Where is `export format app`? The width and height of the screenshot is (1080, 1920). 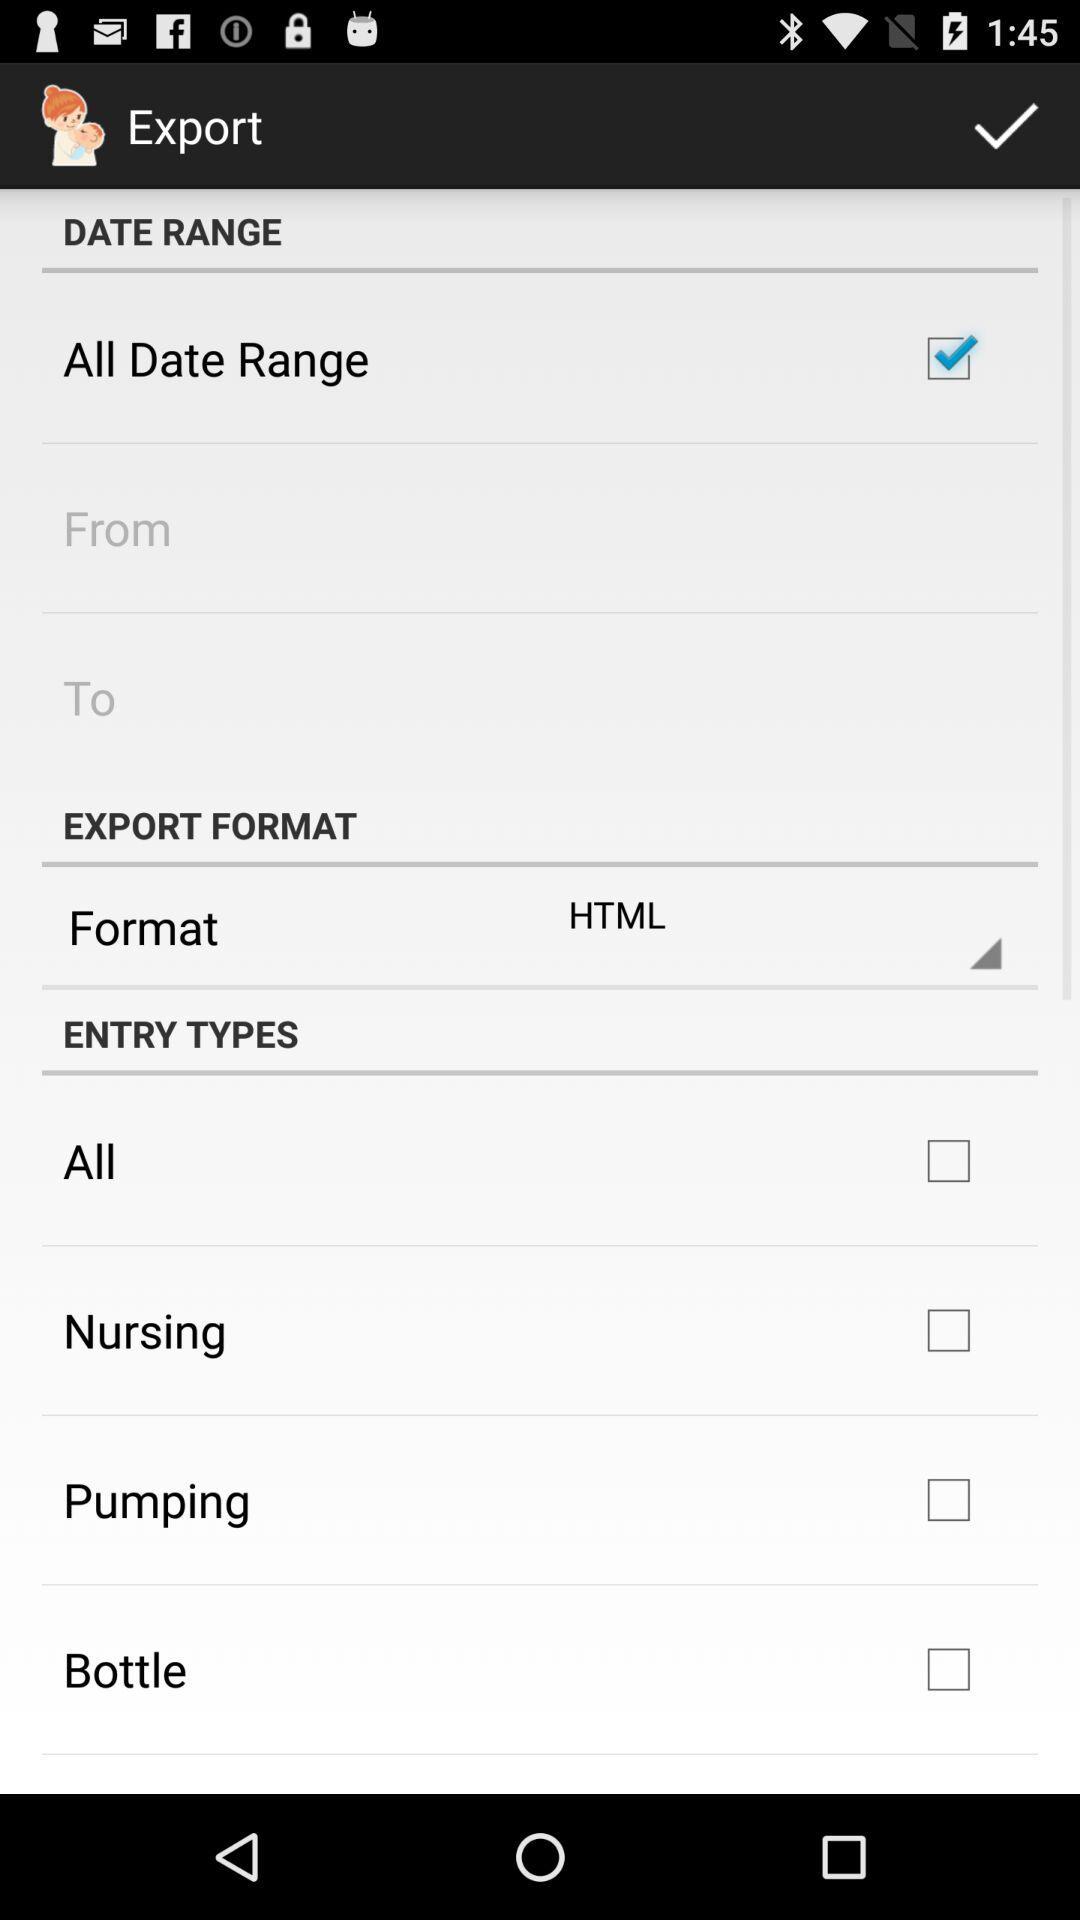 export format app is located at coordinates (540, 825).